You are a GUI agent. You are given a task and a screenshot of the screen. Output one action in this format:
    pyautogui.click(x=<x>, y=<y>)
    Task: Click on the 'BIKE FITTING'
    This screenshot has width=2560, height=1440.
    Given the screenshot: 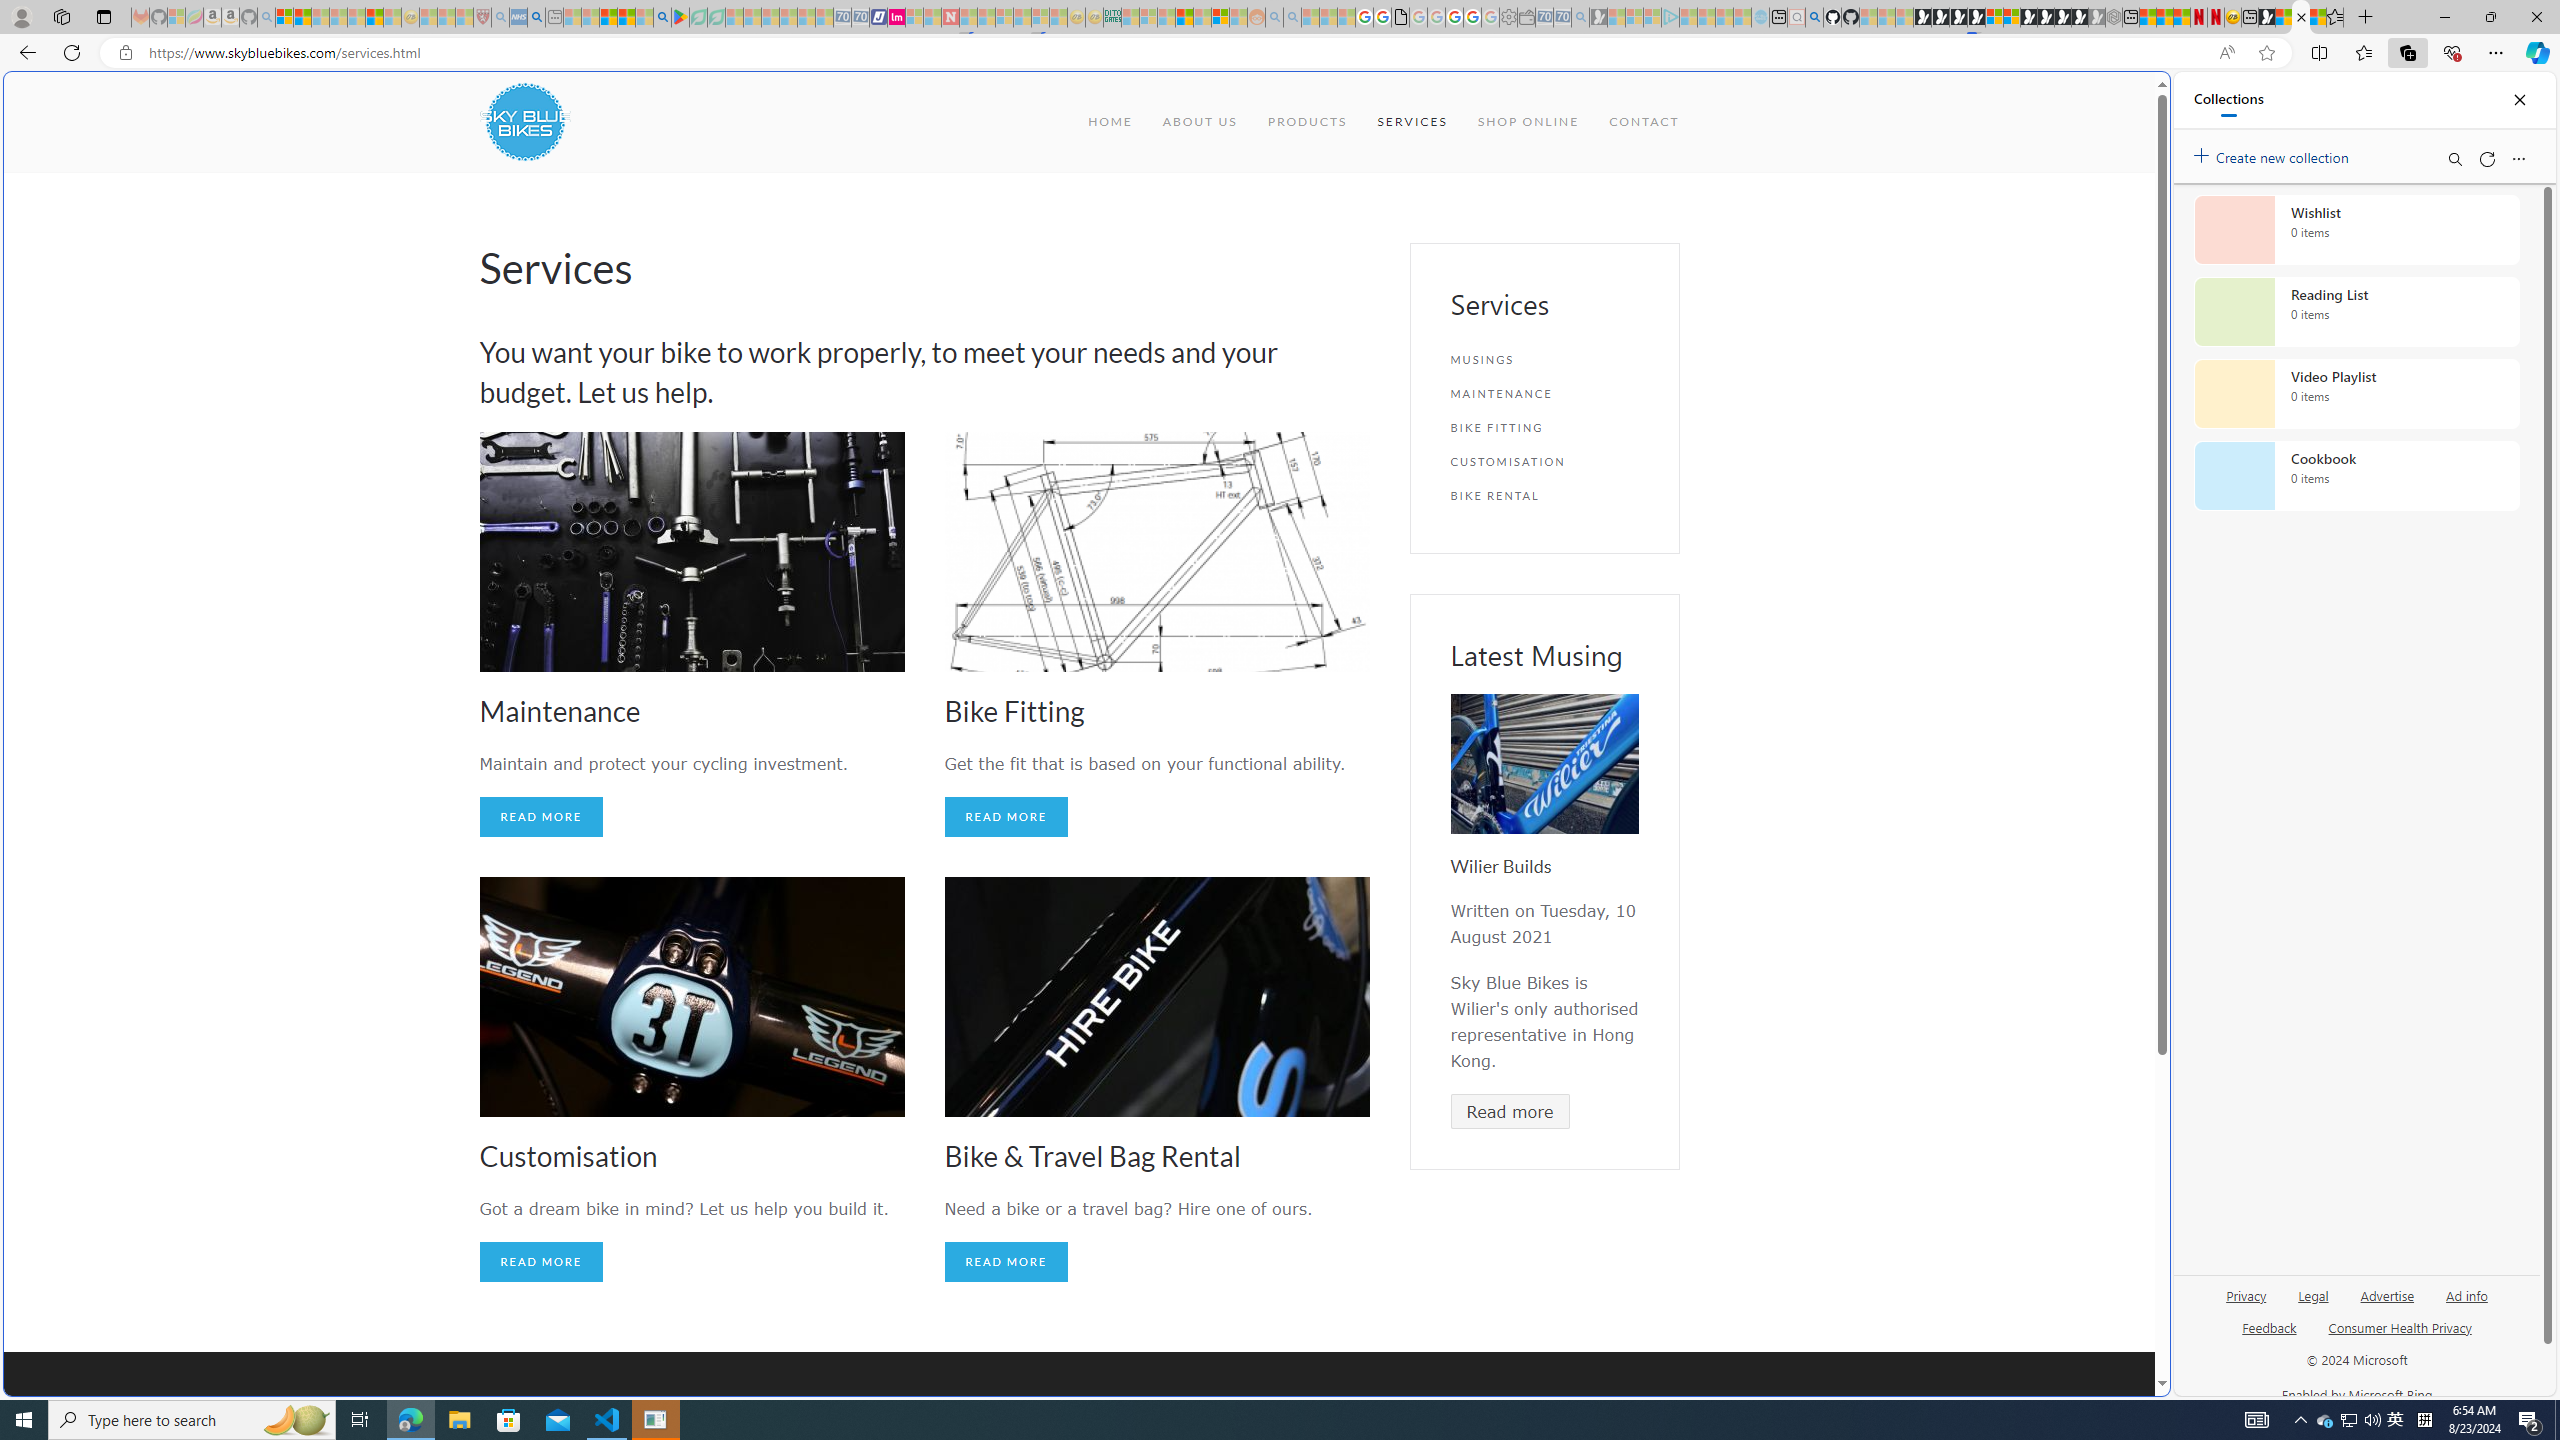 What is the action you would take?
    pyautogui.click(x=1544, y=426)
    